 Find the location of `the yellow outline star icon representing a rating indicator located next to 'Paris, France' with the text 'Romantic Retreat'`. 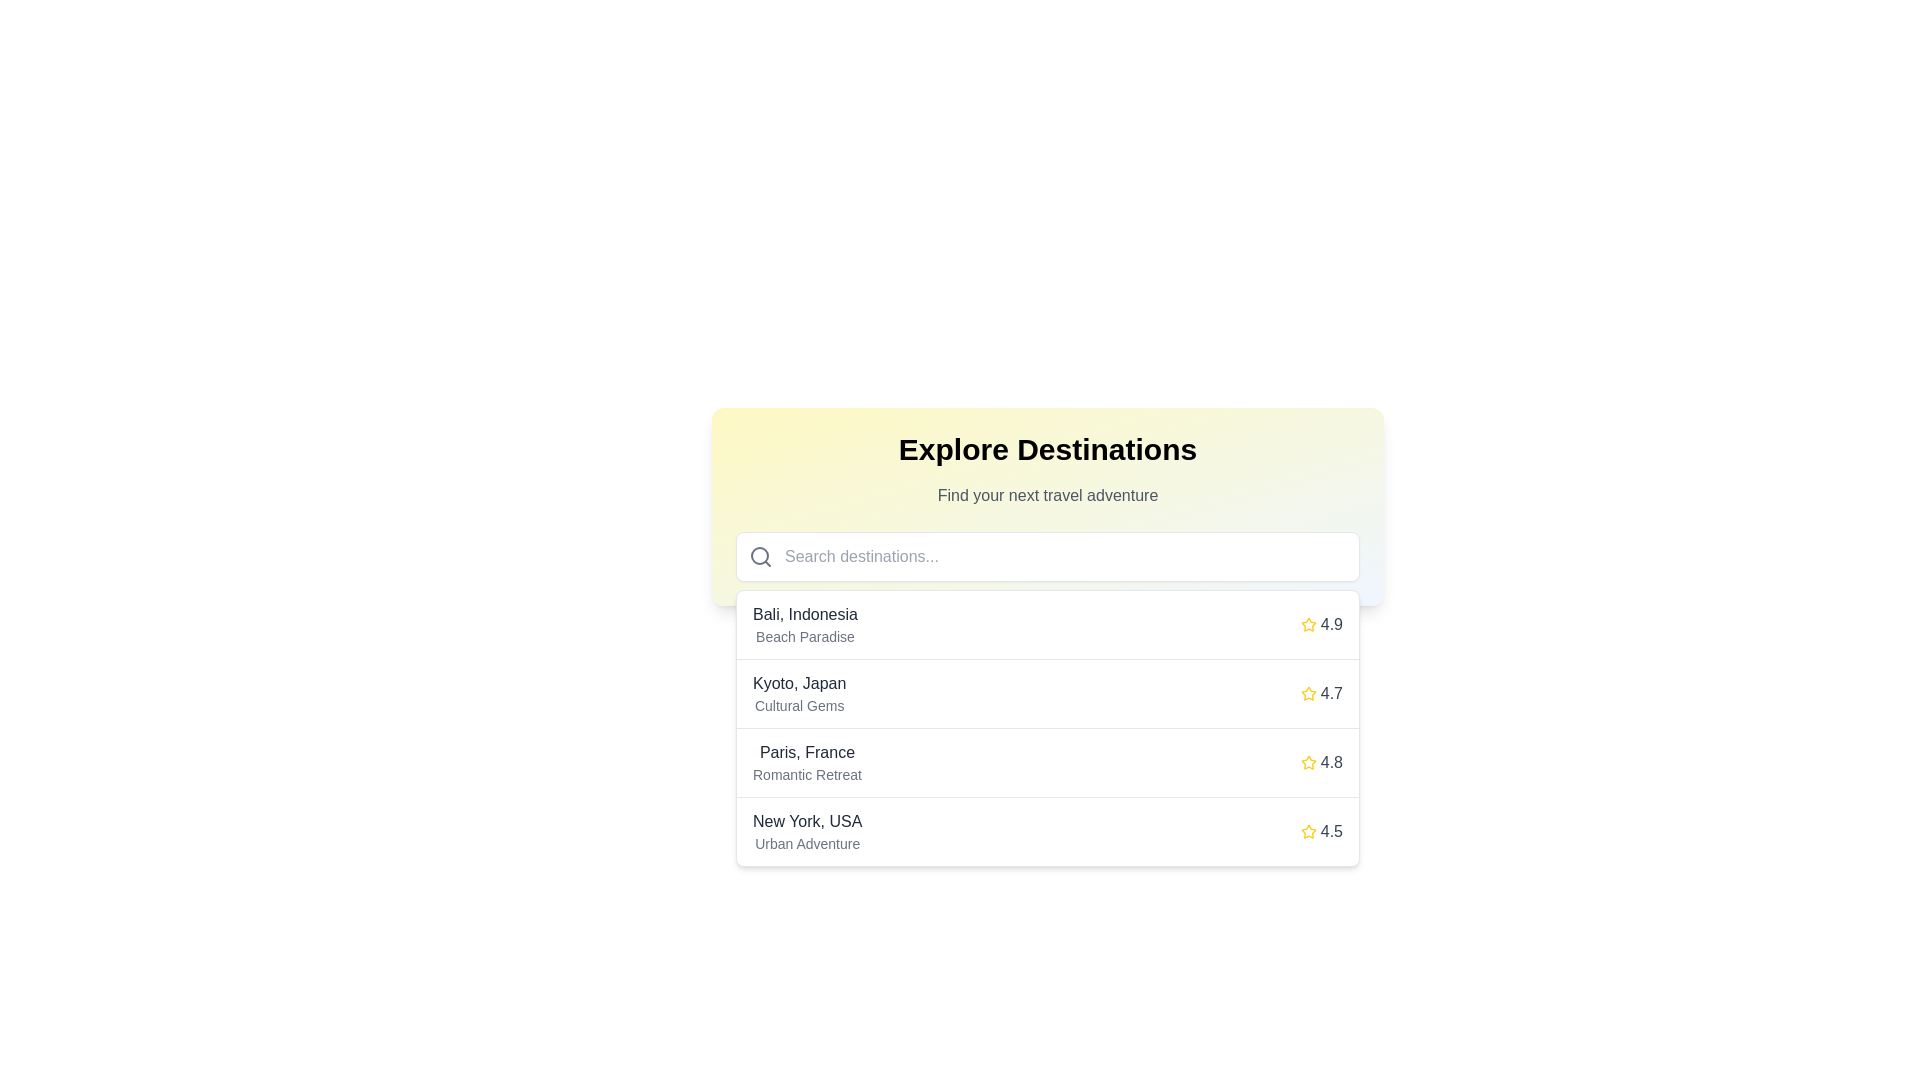

the yellow outline star icon representing a rating indicator located next to 'Paris, France' with the text 'Romantic Retreat' is located at coordinates (1308, 763).